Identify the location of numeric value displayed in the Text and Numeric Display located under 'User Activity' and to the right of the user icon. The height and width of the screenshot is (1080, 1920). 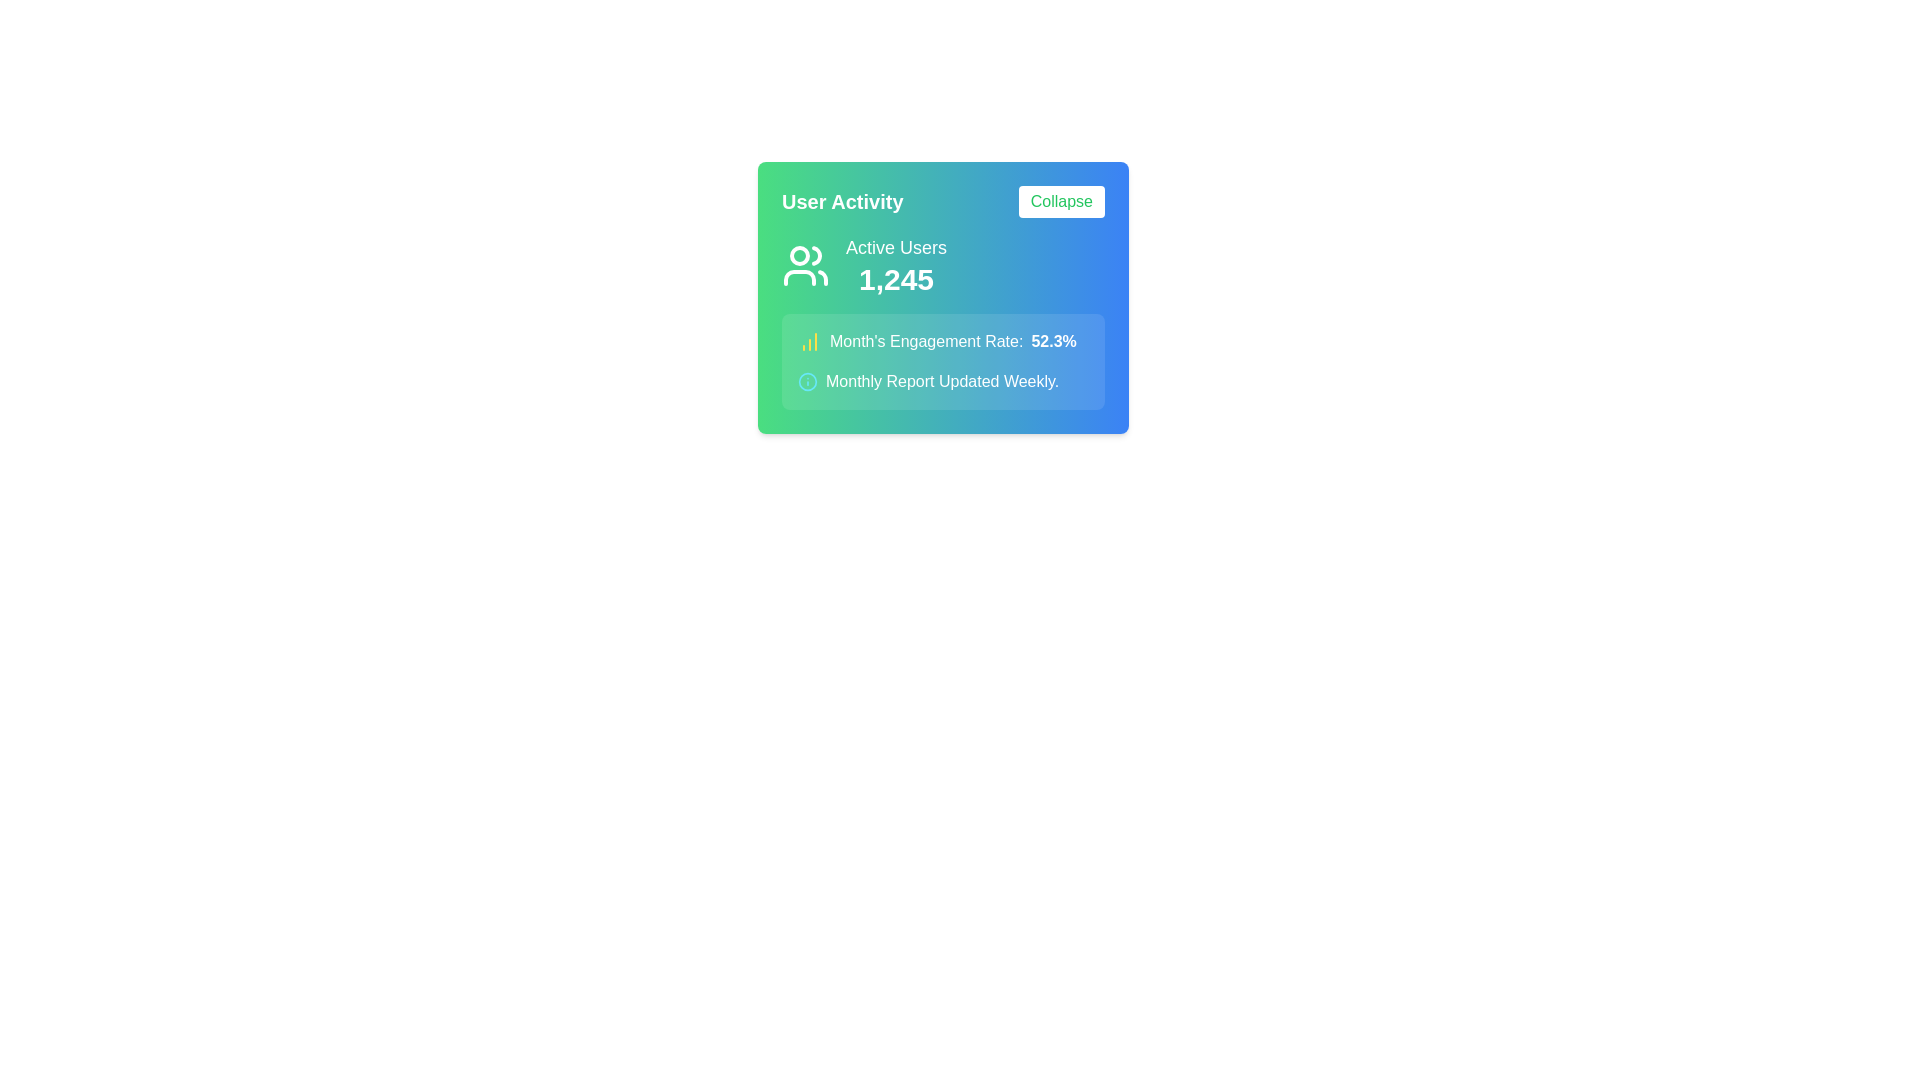
(895, 265).